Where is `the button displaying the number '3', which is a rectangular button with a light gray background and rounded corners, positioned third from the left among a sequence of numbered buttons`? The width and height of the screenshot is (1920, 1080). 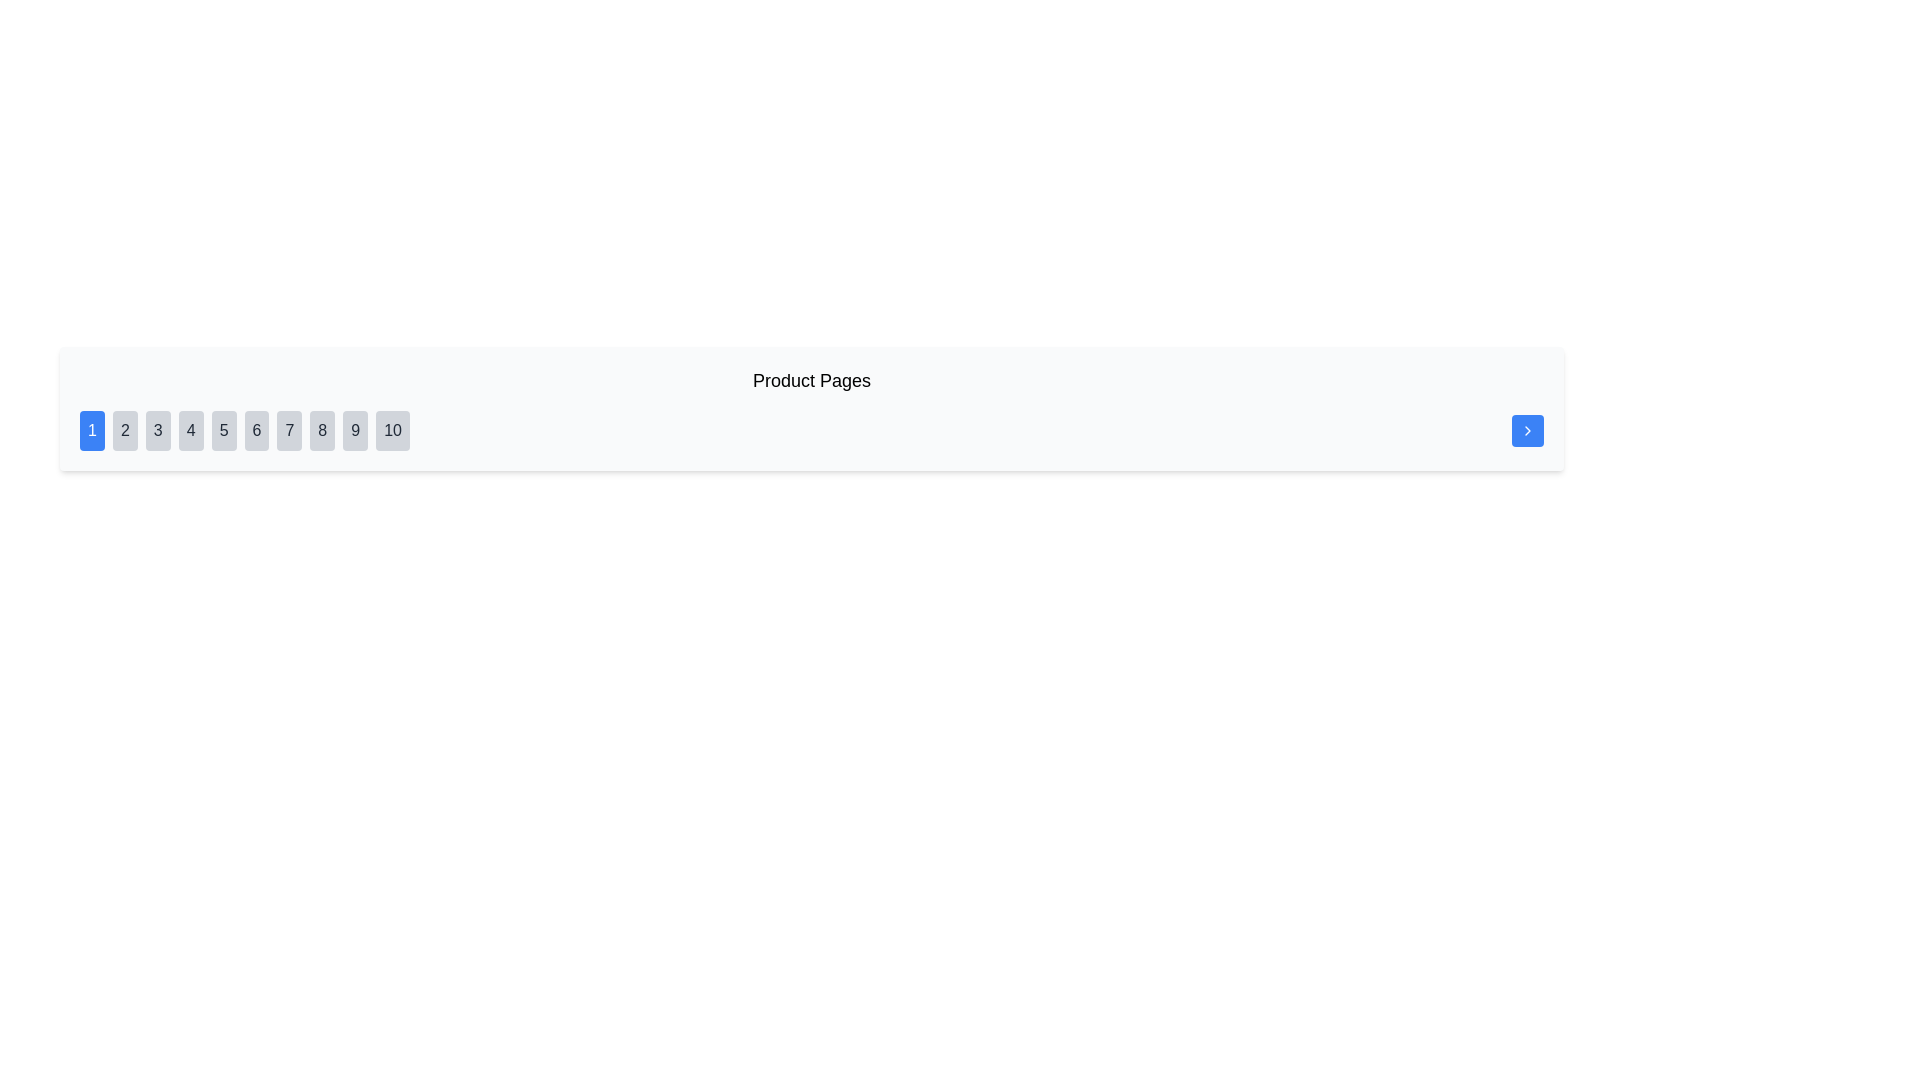 the button displaying the number '3', which is a rectangular button with a light gray background and rounded corners, positioned third from the left among a sequence of numbered buttons is located at coordinates (157, 430).